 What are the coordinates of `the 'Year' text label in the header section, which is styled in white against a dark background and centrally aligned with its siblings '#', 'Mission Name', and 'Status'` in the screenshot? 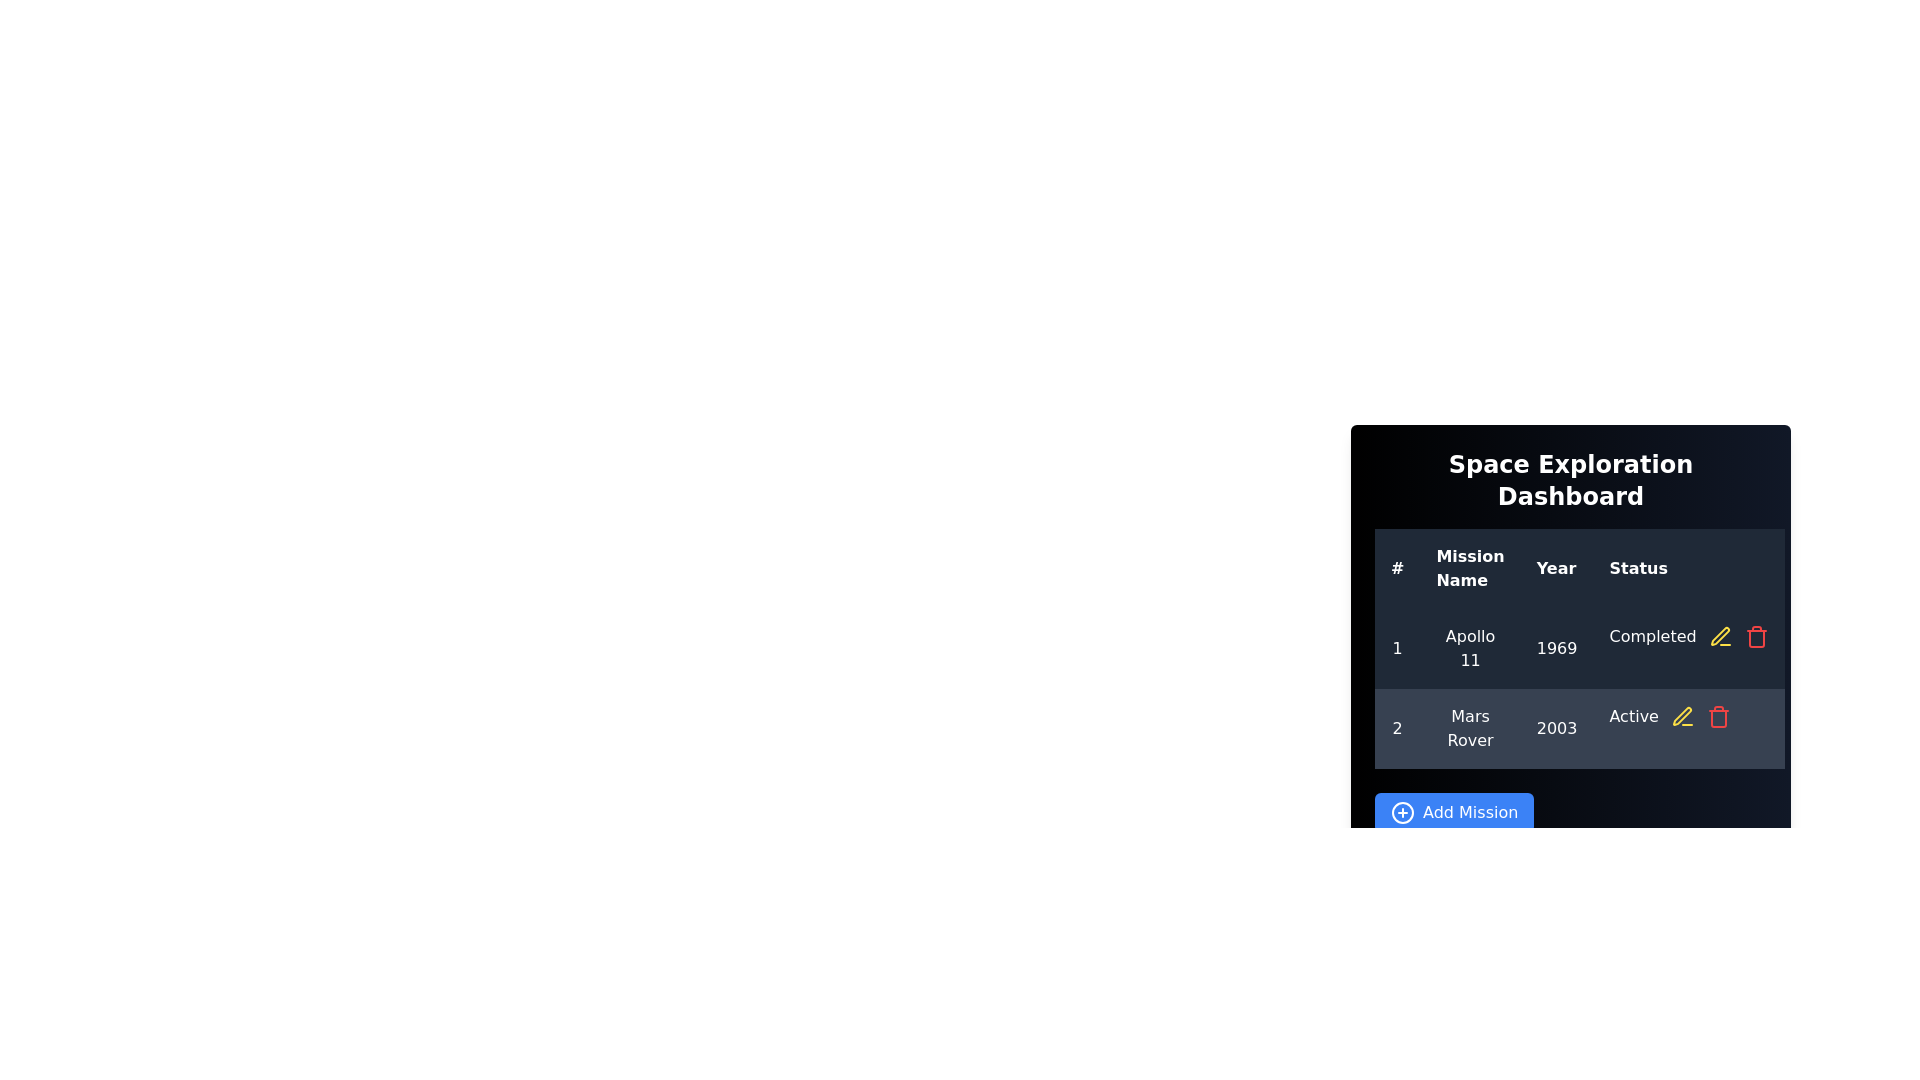 It's located at (1556, 569).